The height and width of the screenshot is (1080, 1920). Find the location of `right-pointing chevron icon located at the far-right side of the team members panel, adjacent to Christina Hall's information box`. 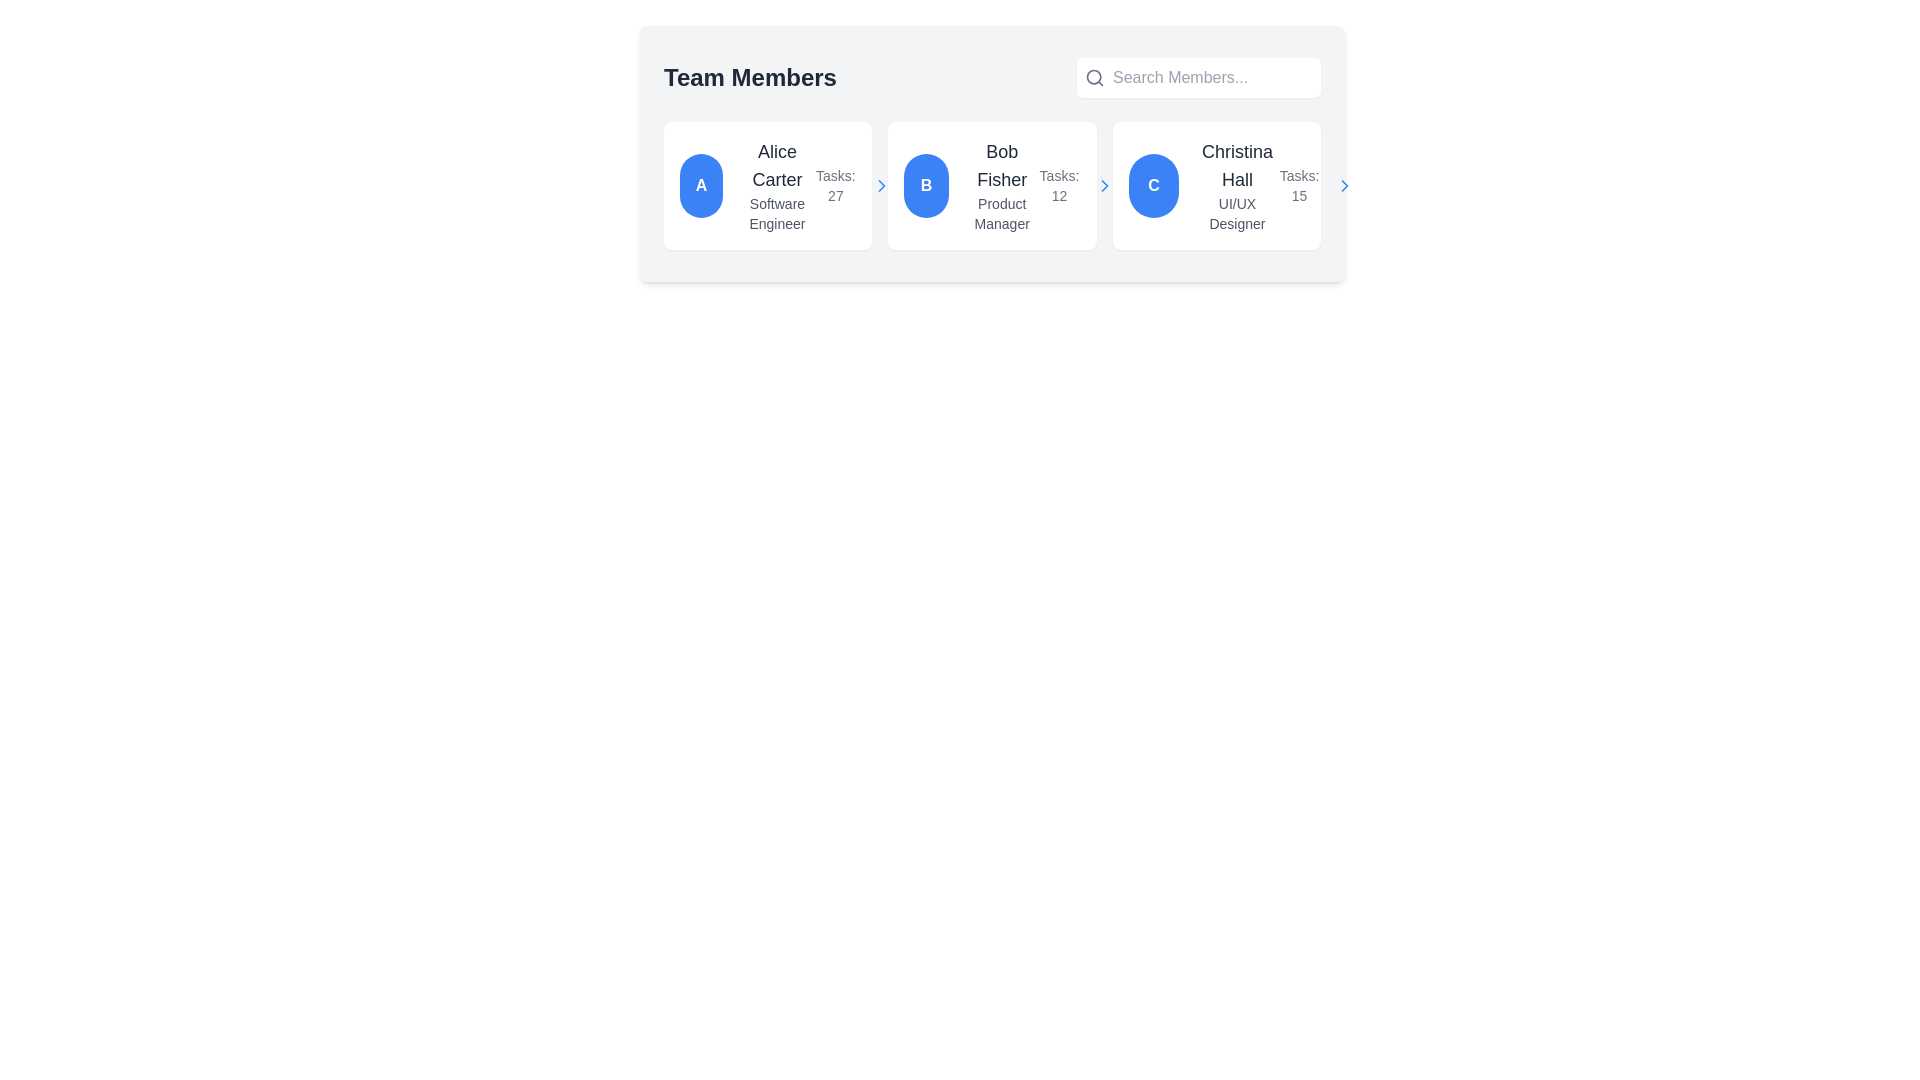

right-pointing chevron icon located at the far-right side of the team members panel, adjacent to Christina Hall's information box is located at coordinates (1345, 185).